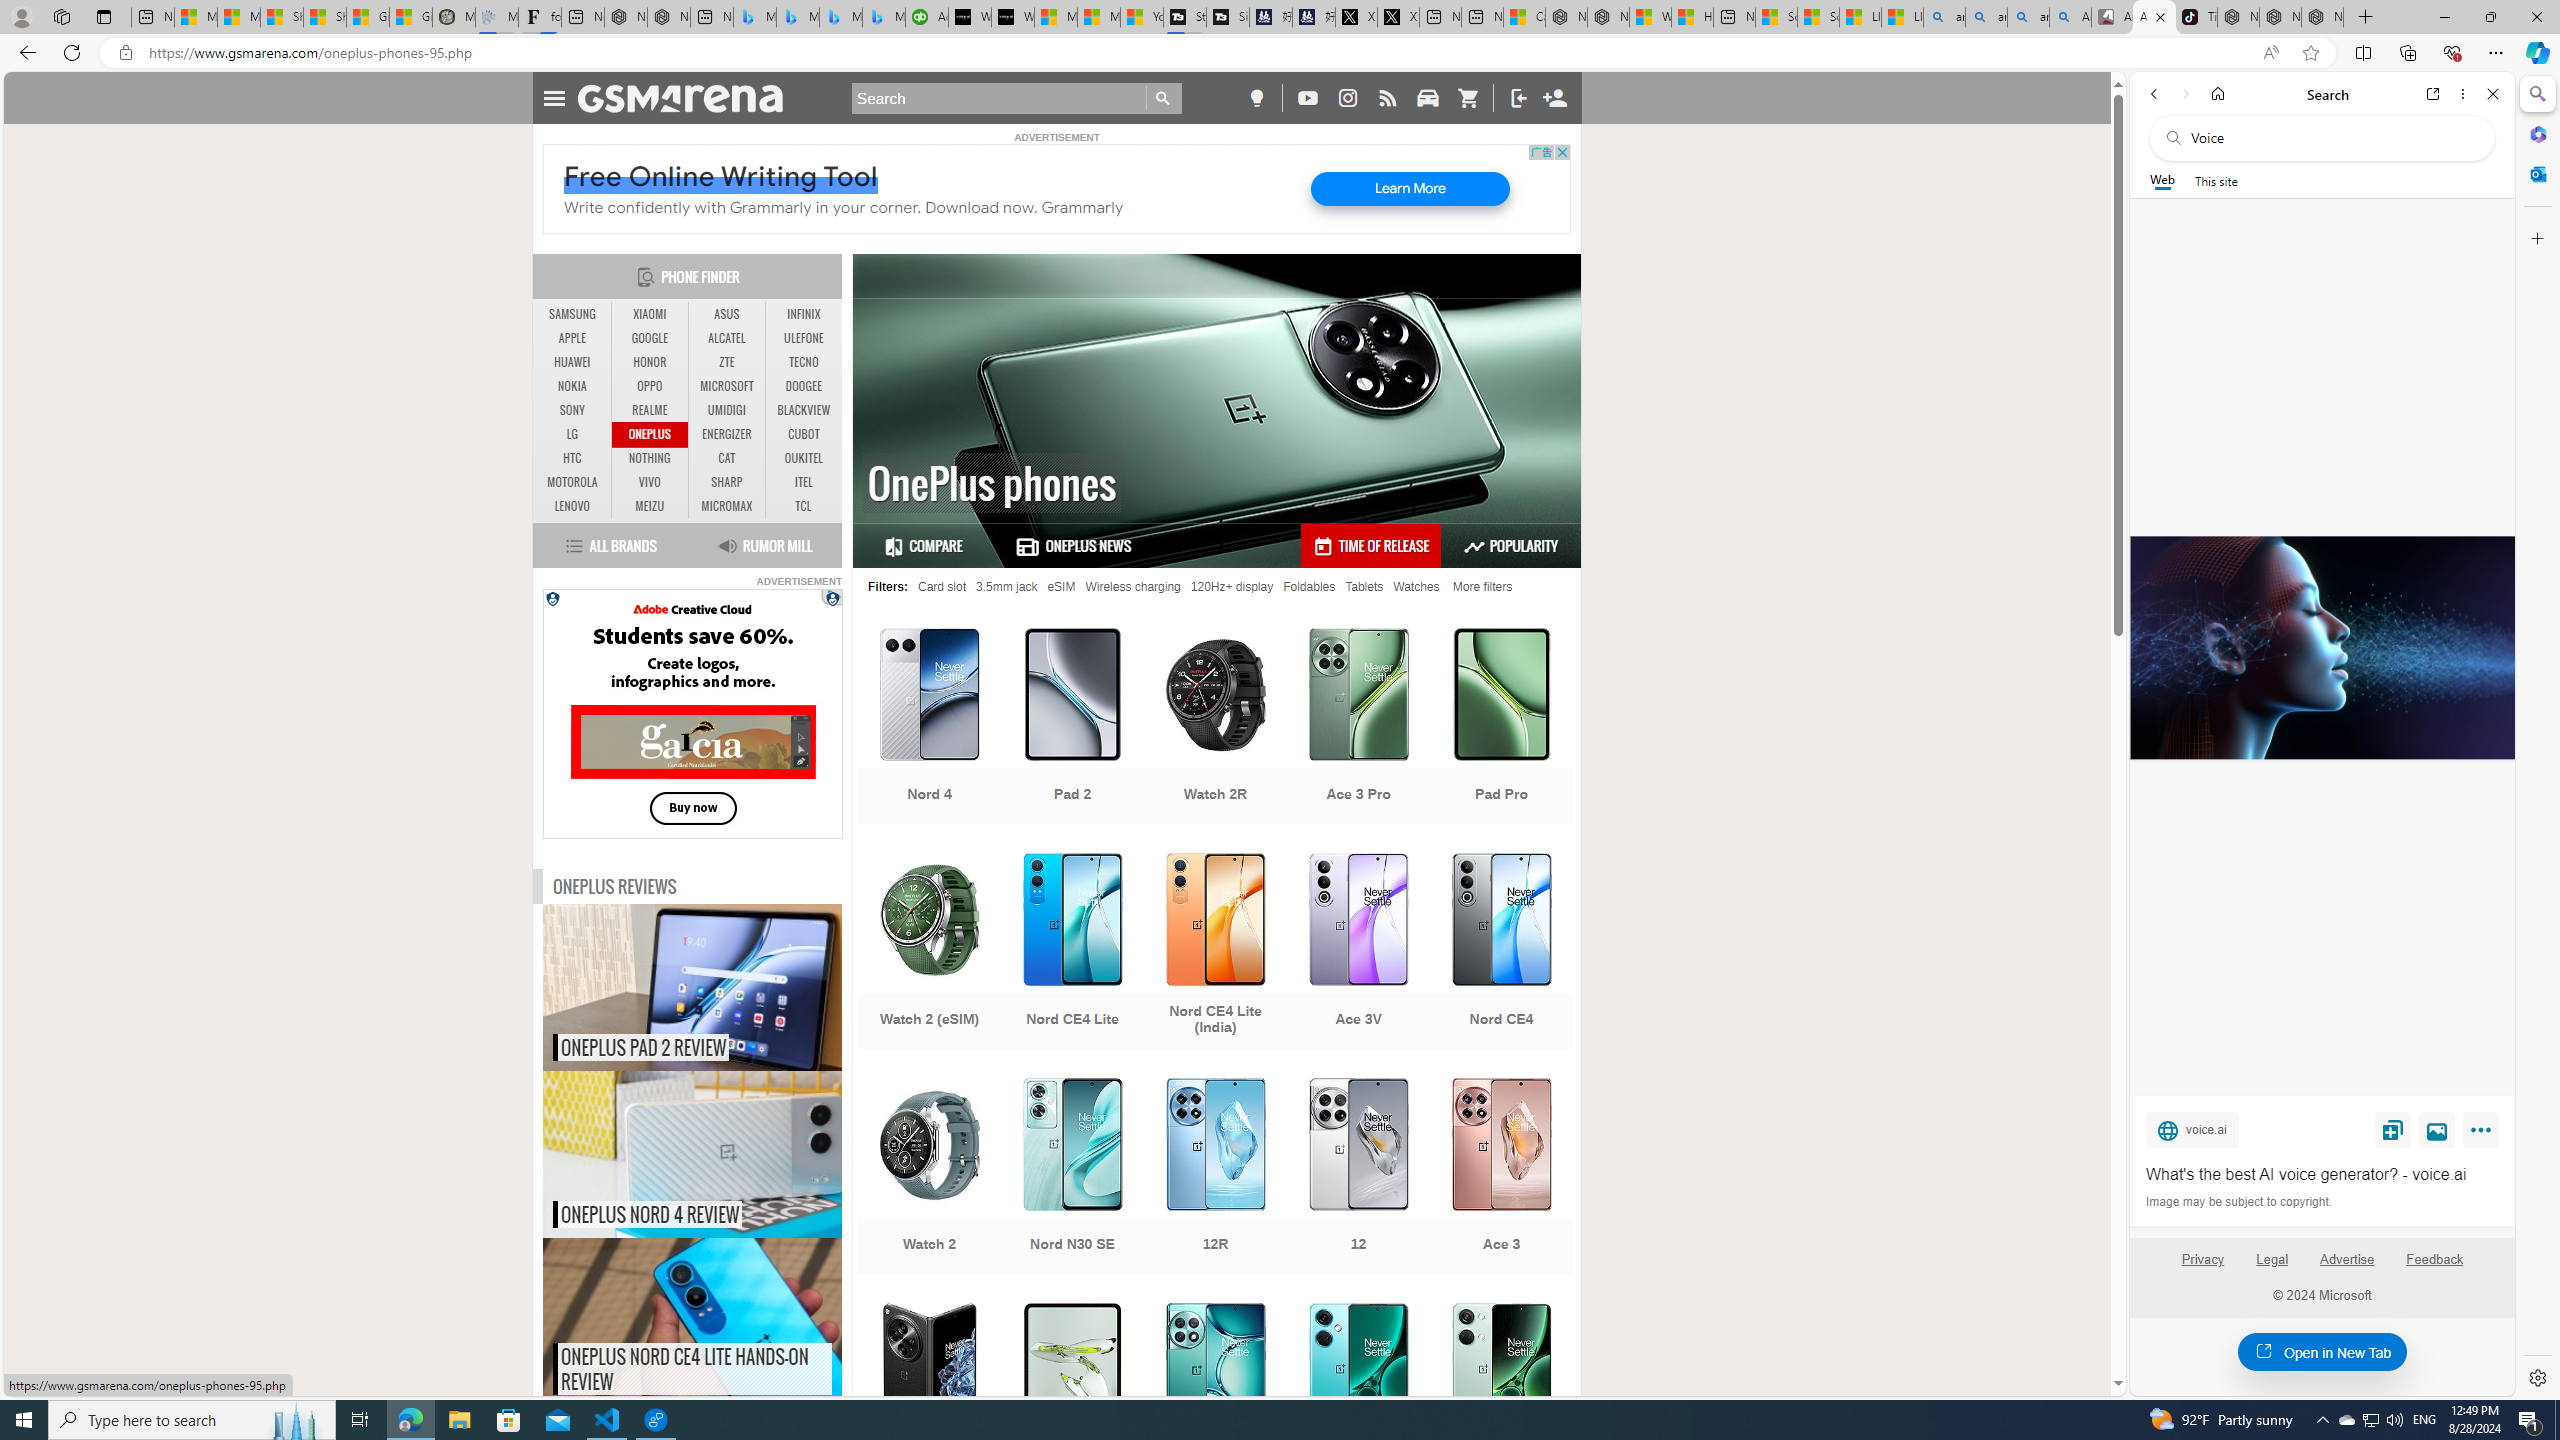  Describe the element at coordinates (803, 433) in the screenshot. I see `'CUBOT'` at that location.